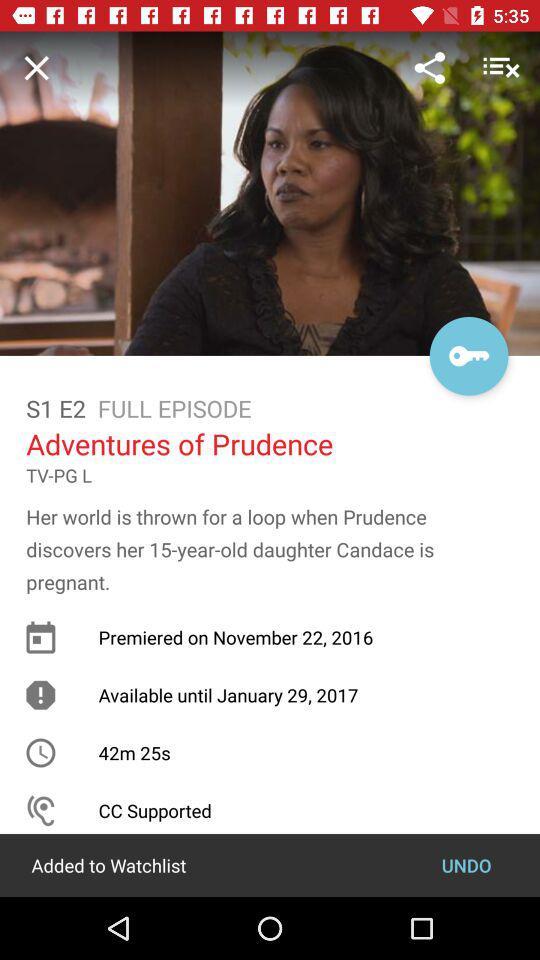 This screenshot has height=960, width=540. Describe the element at coordinates (466, 864) in the screenshot. I see `icon at the bottom right corner` at that location.